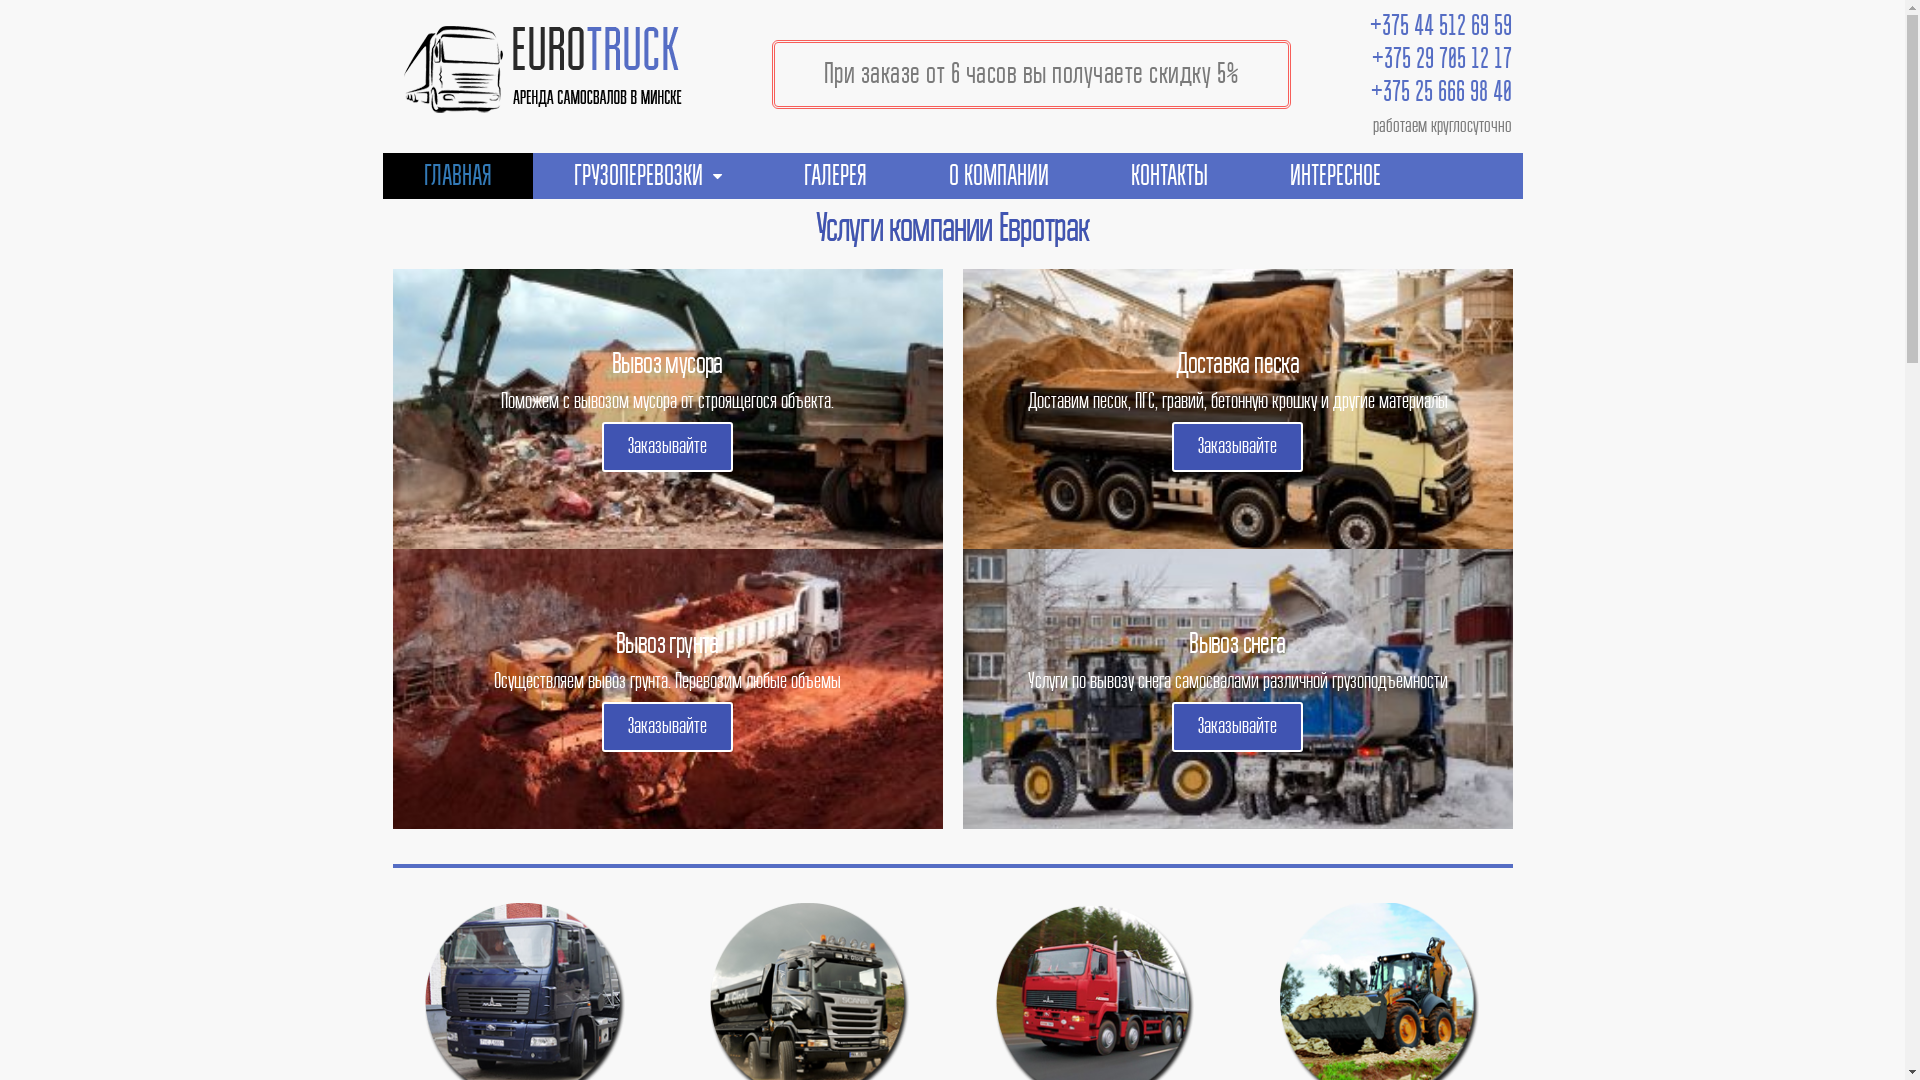 The height and width of the screenshot is (1080, 1920). I want to click on '+375 25 666 98 40', so click(1441, 92).